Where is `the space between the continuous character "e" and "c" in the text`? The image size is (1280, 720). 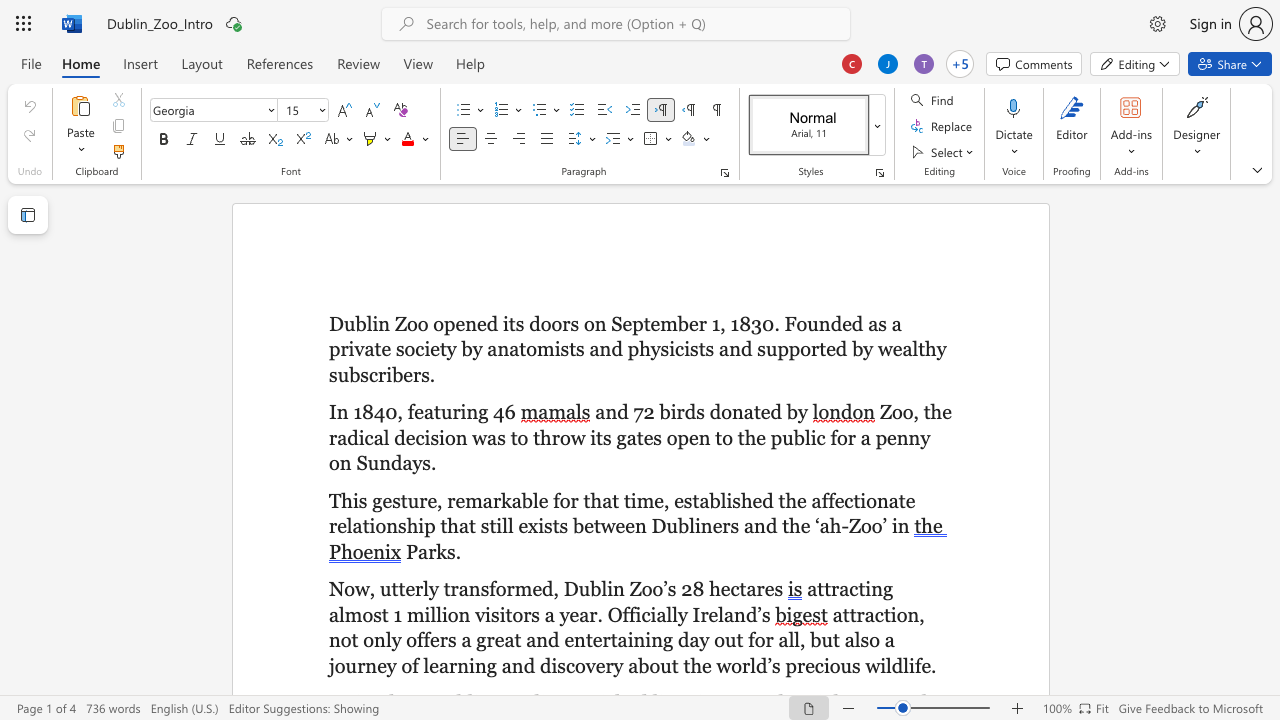 the space between the continuous character "e" and "c" in the text is located at coordinates (729, 588).